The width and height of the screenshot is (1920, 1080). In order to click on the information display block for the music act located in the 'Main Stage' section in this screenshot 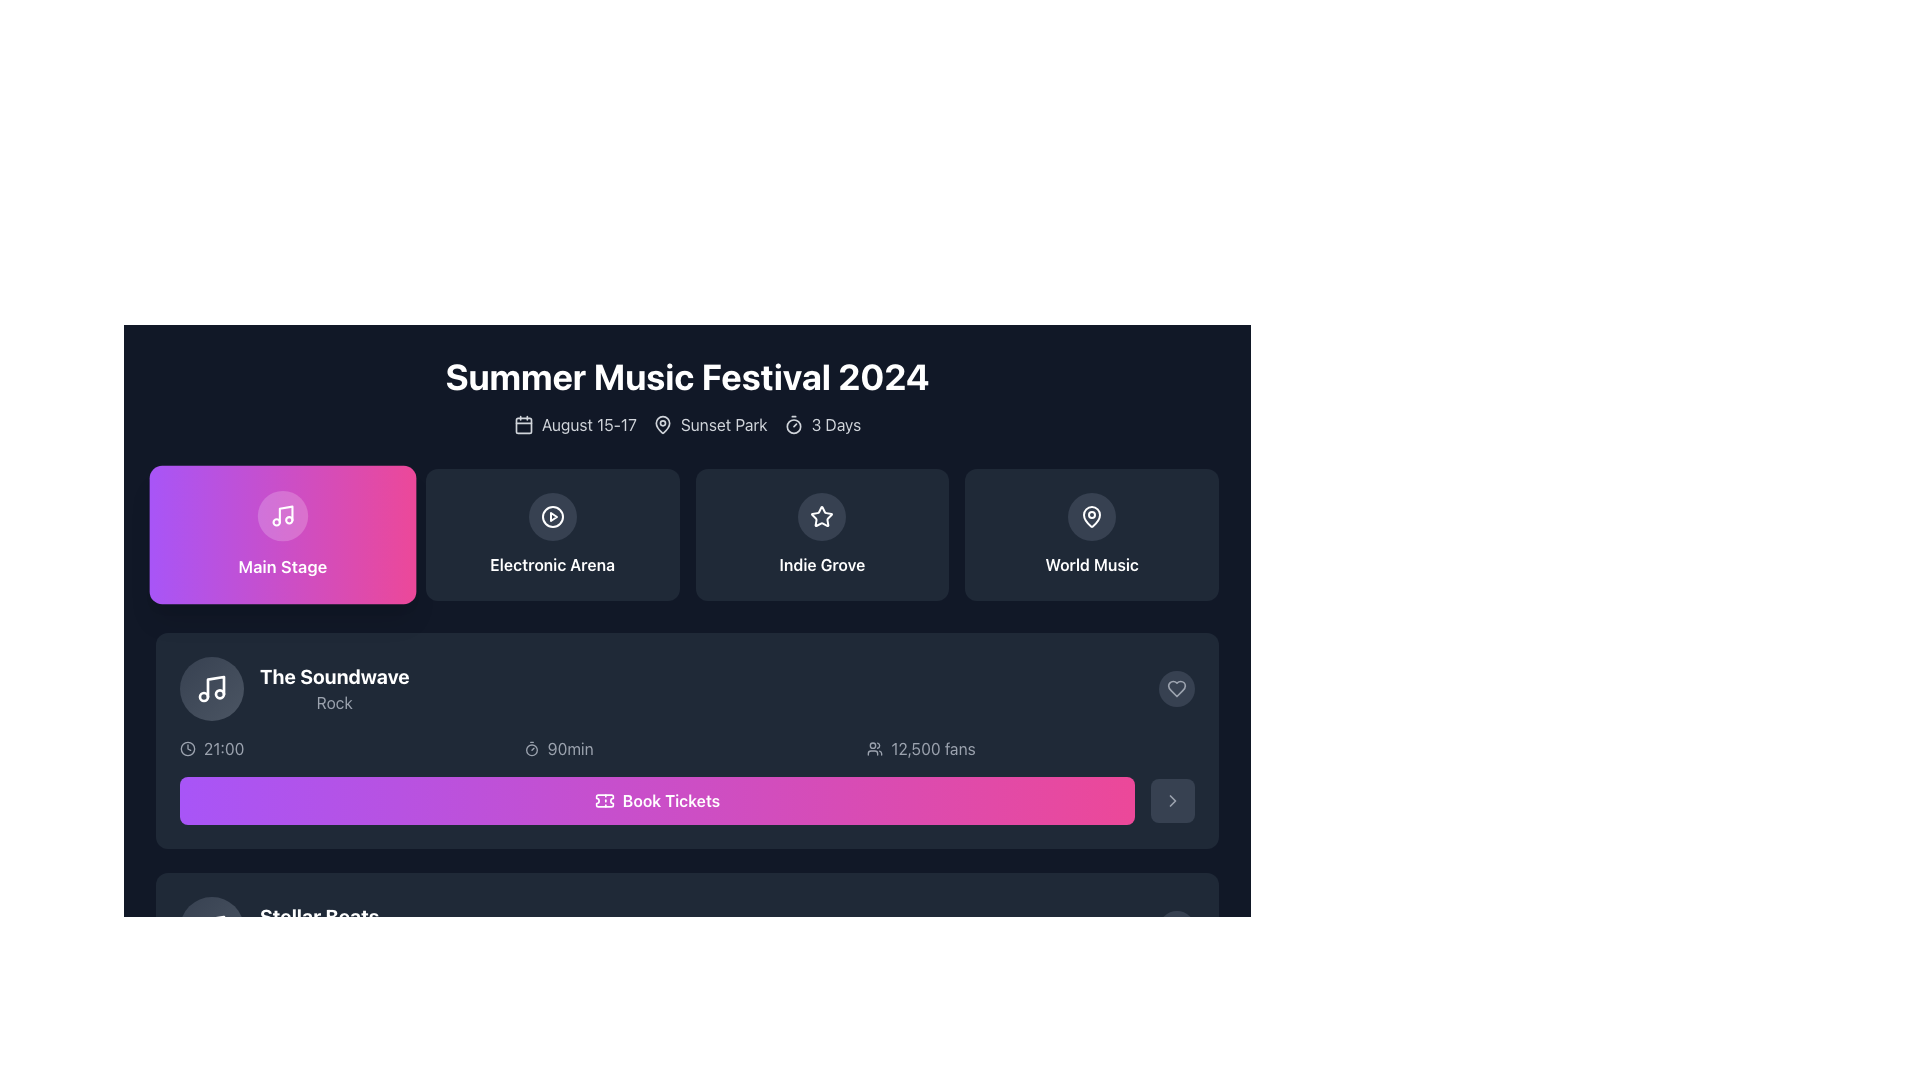, I will do `click(293, 688)`.